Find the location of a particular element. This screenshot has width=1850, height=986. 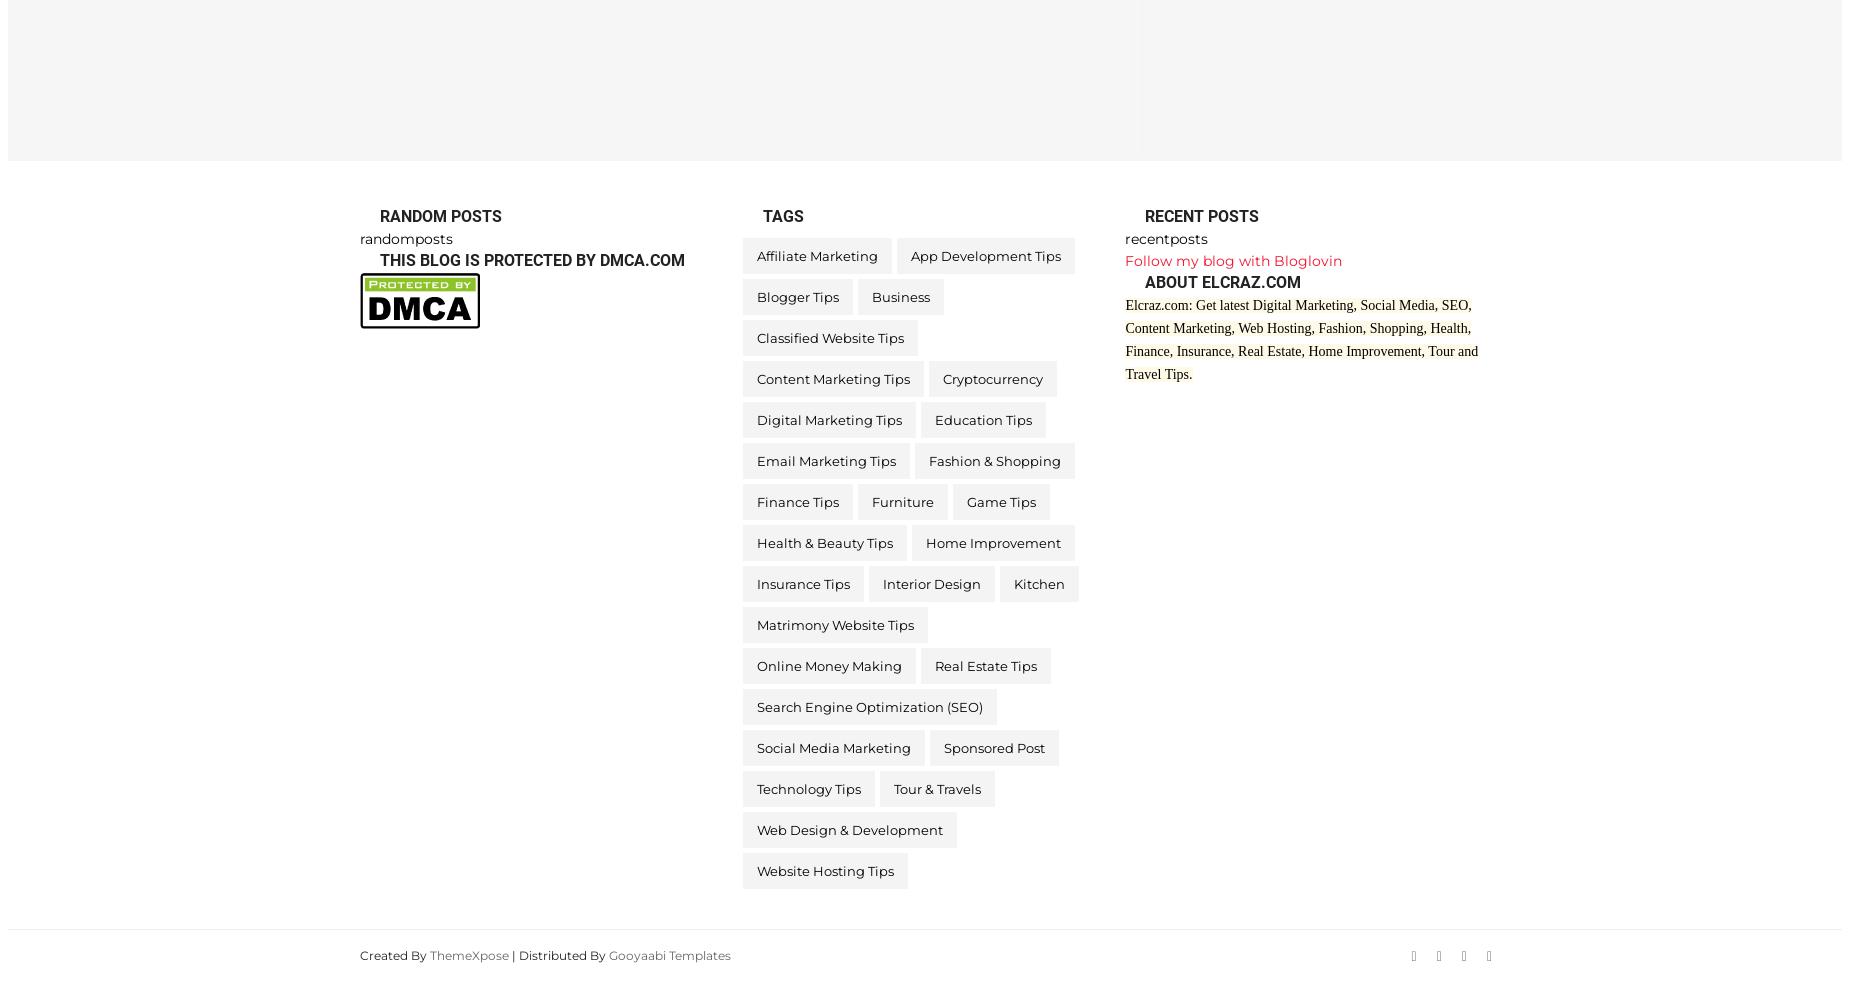

'Tags' is located at coordinates (762, 215).